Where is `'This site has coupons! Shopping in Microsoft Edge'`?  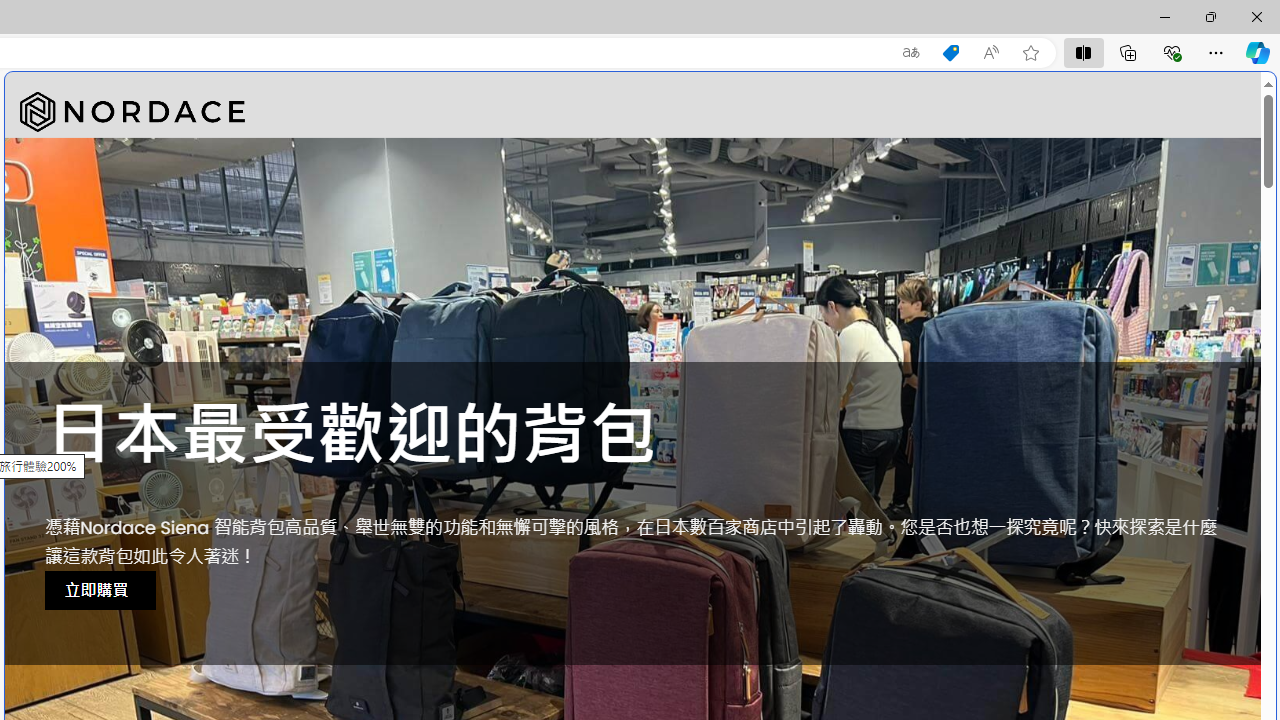
'This site has coupons! Shopping in Microsoft Edge' is located at coordinates (950, 52).